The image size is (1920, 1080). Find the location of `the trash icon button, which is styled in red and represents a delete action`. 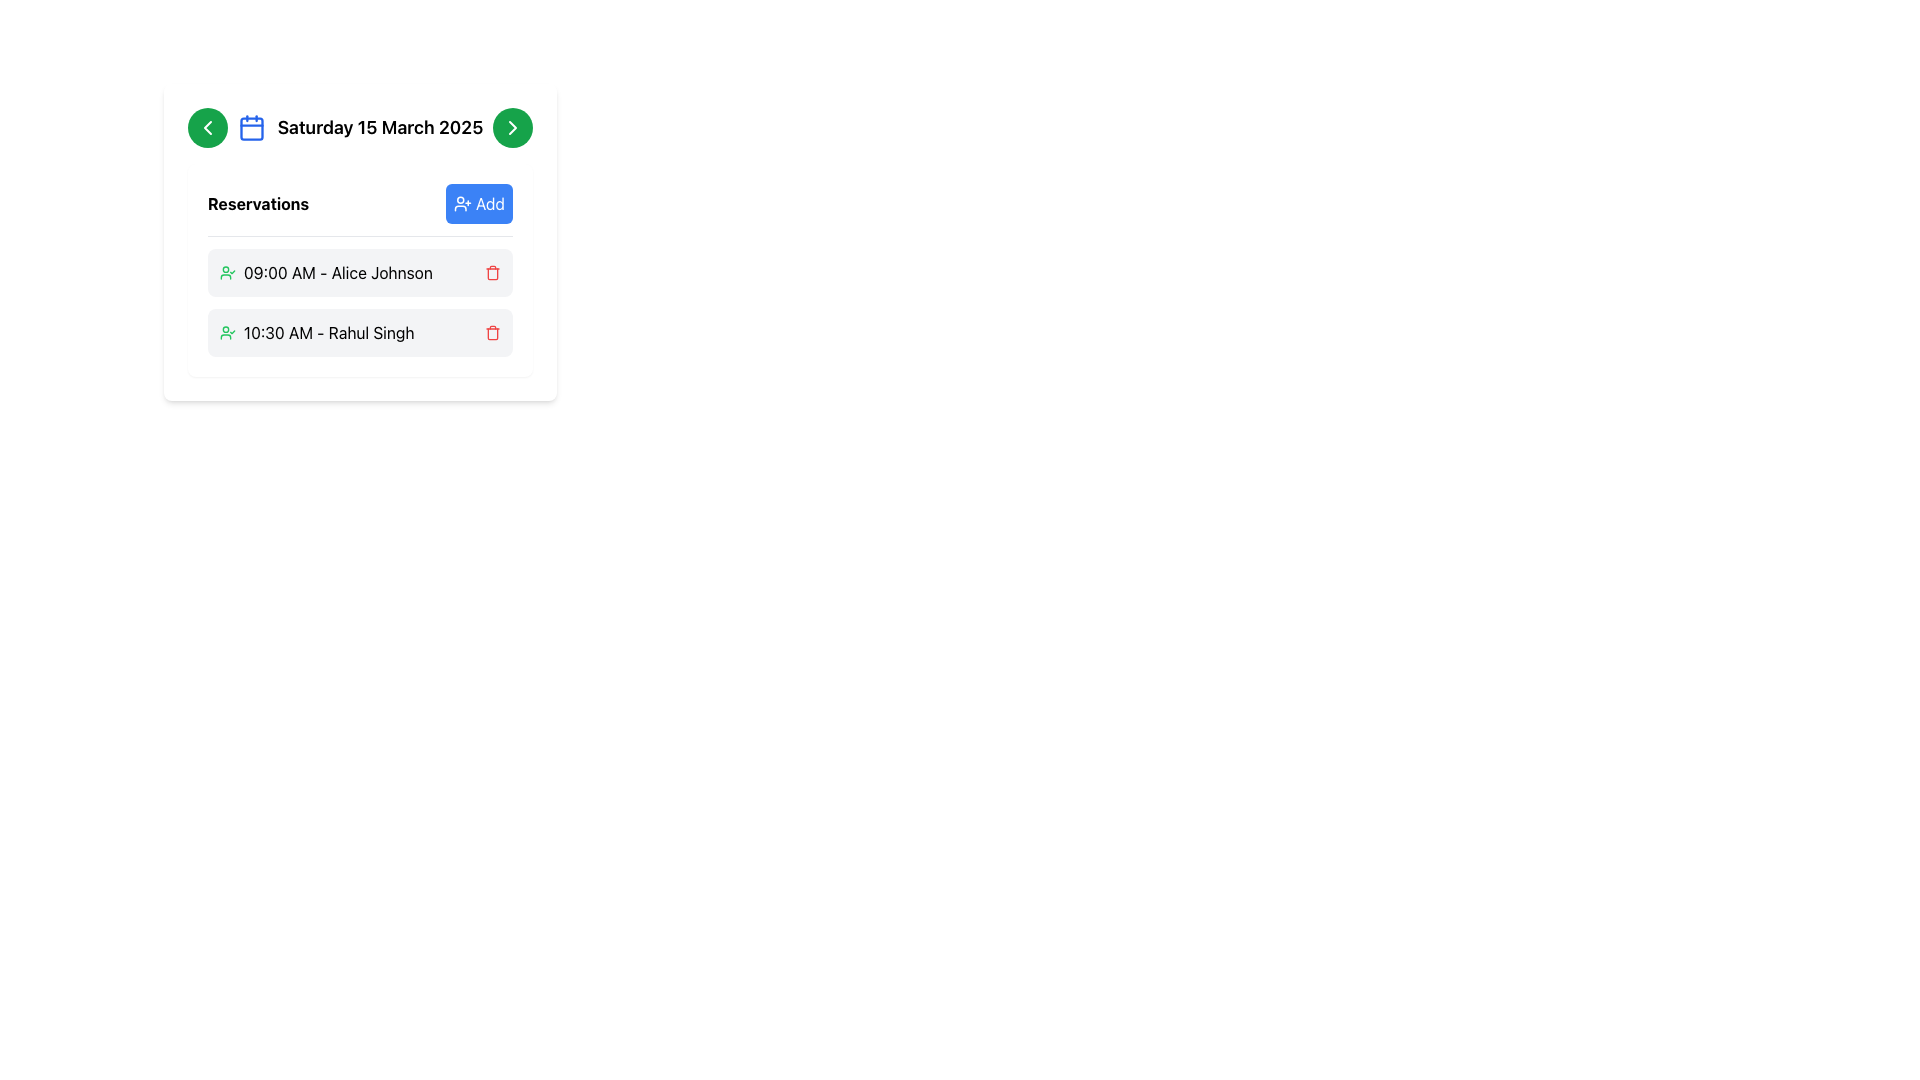

the trash icon button, which is styled in red and represents a delete action is located at coordinates (493, 331).